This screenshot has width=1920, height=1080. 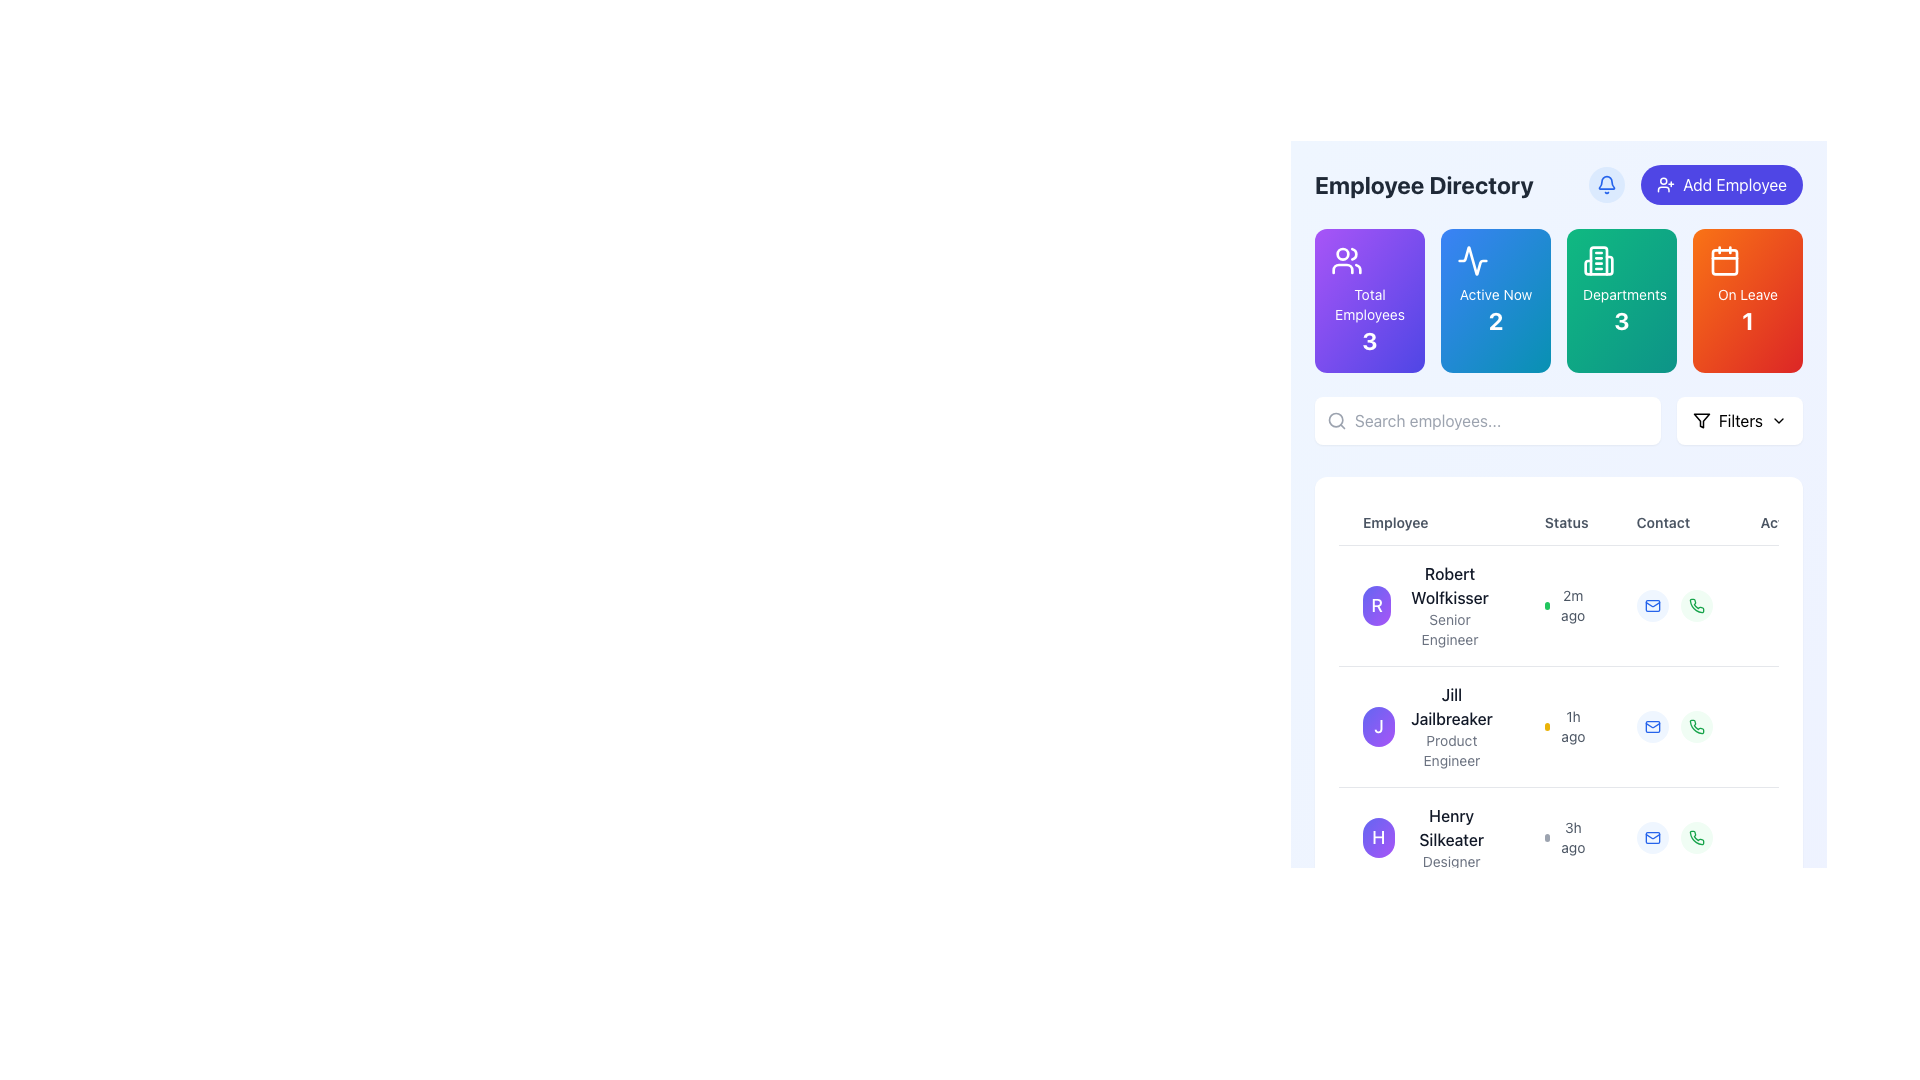 I want to click on the text block displaying the name 'Henry Silkeater' in the employee directory, so click(x=1451, y=828).